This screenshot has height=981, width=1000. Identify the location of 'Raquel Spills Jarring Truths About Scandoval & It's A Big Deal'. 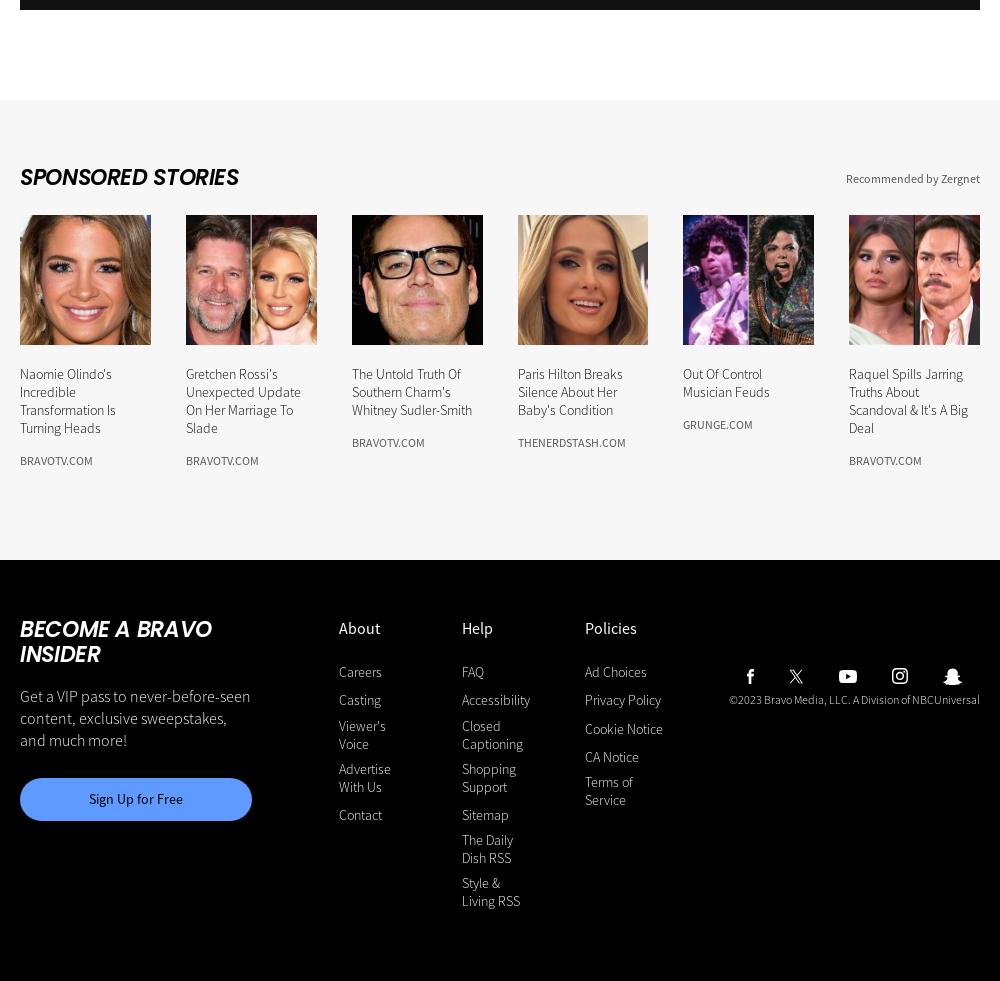
(908, 400).